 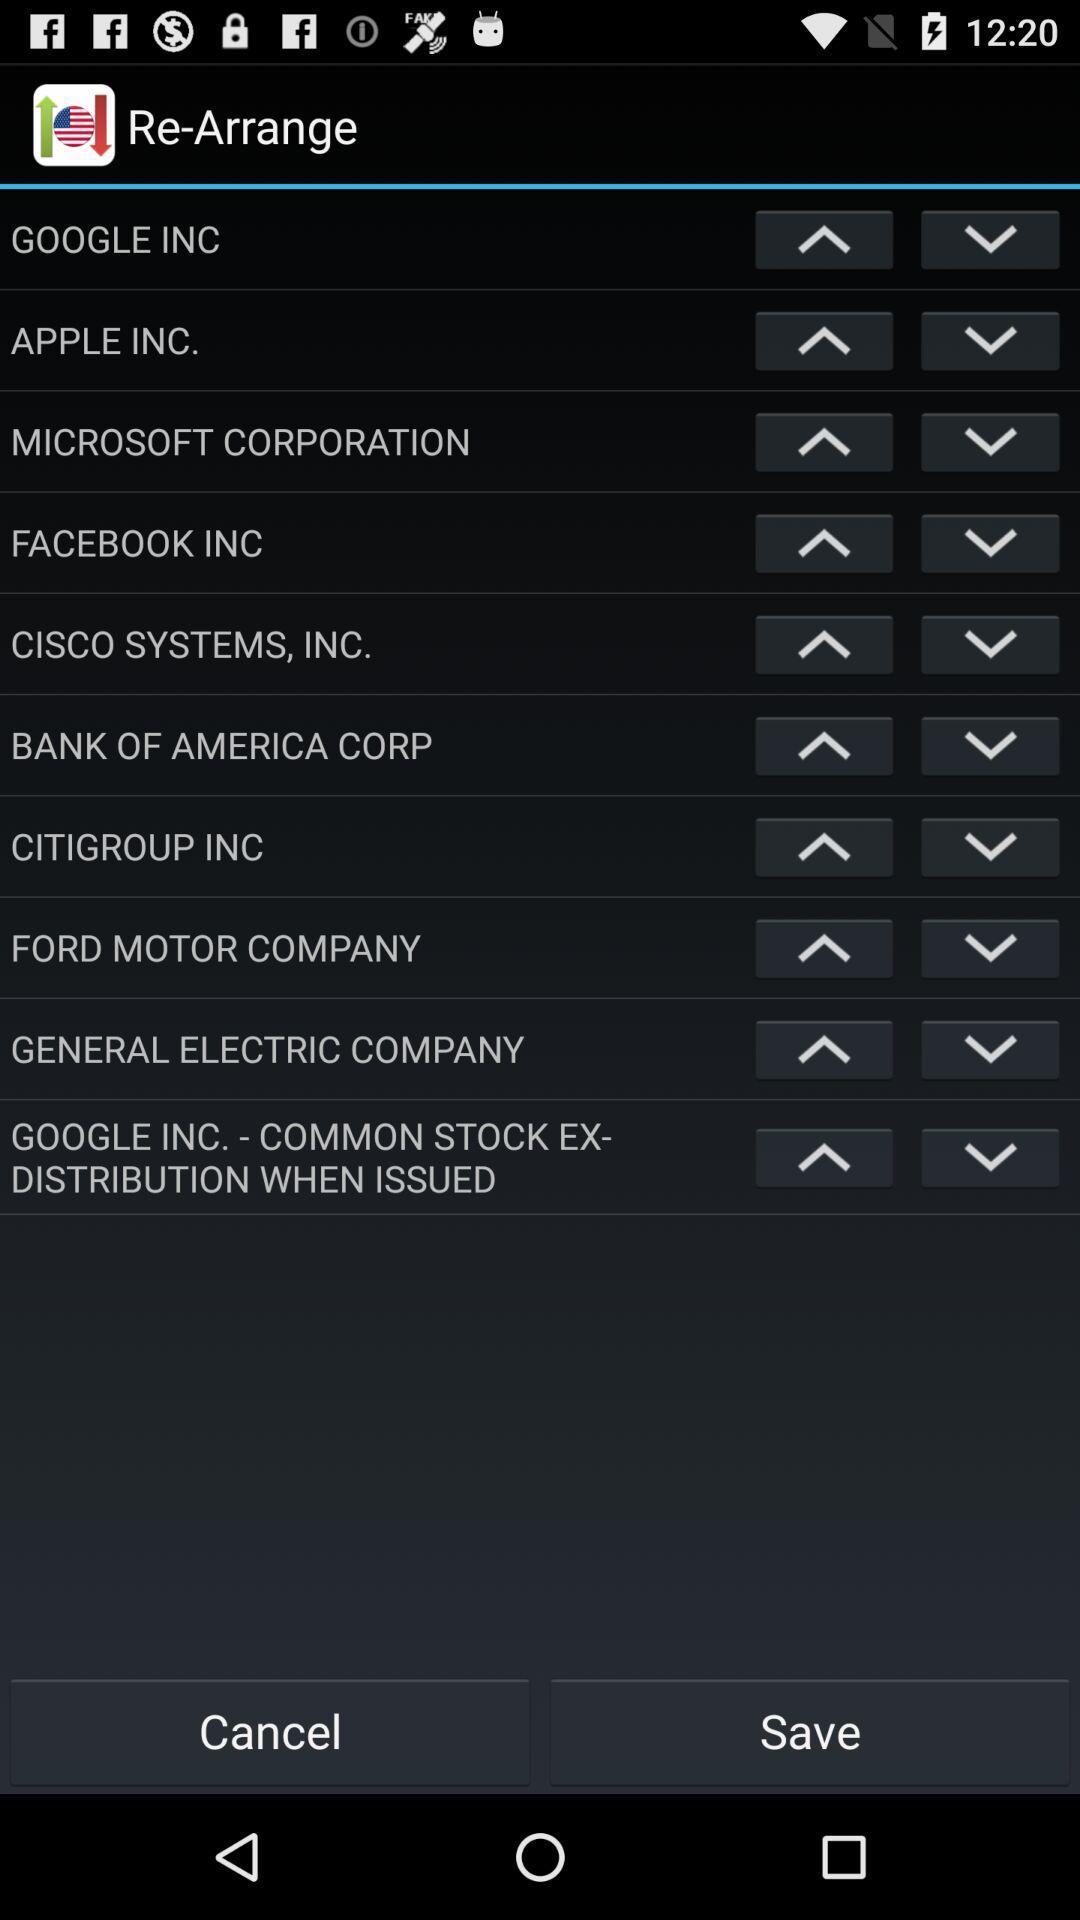 I want to click on cancel, so click(x=270, y=1730).